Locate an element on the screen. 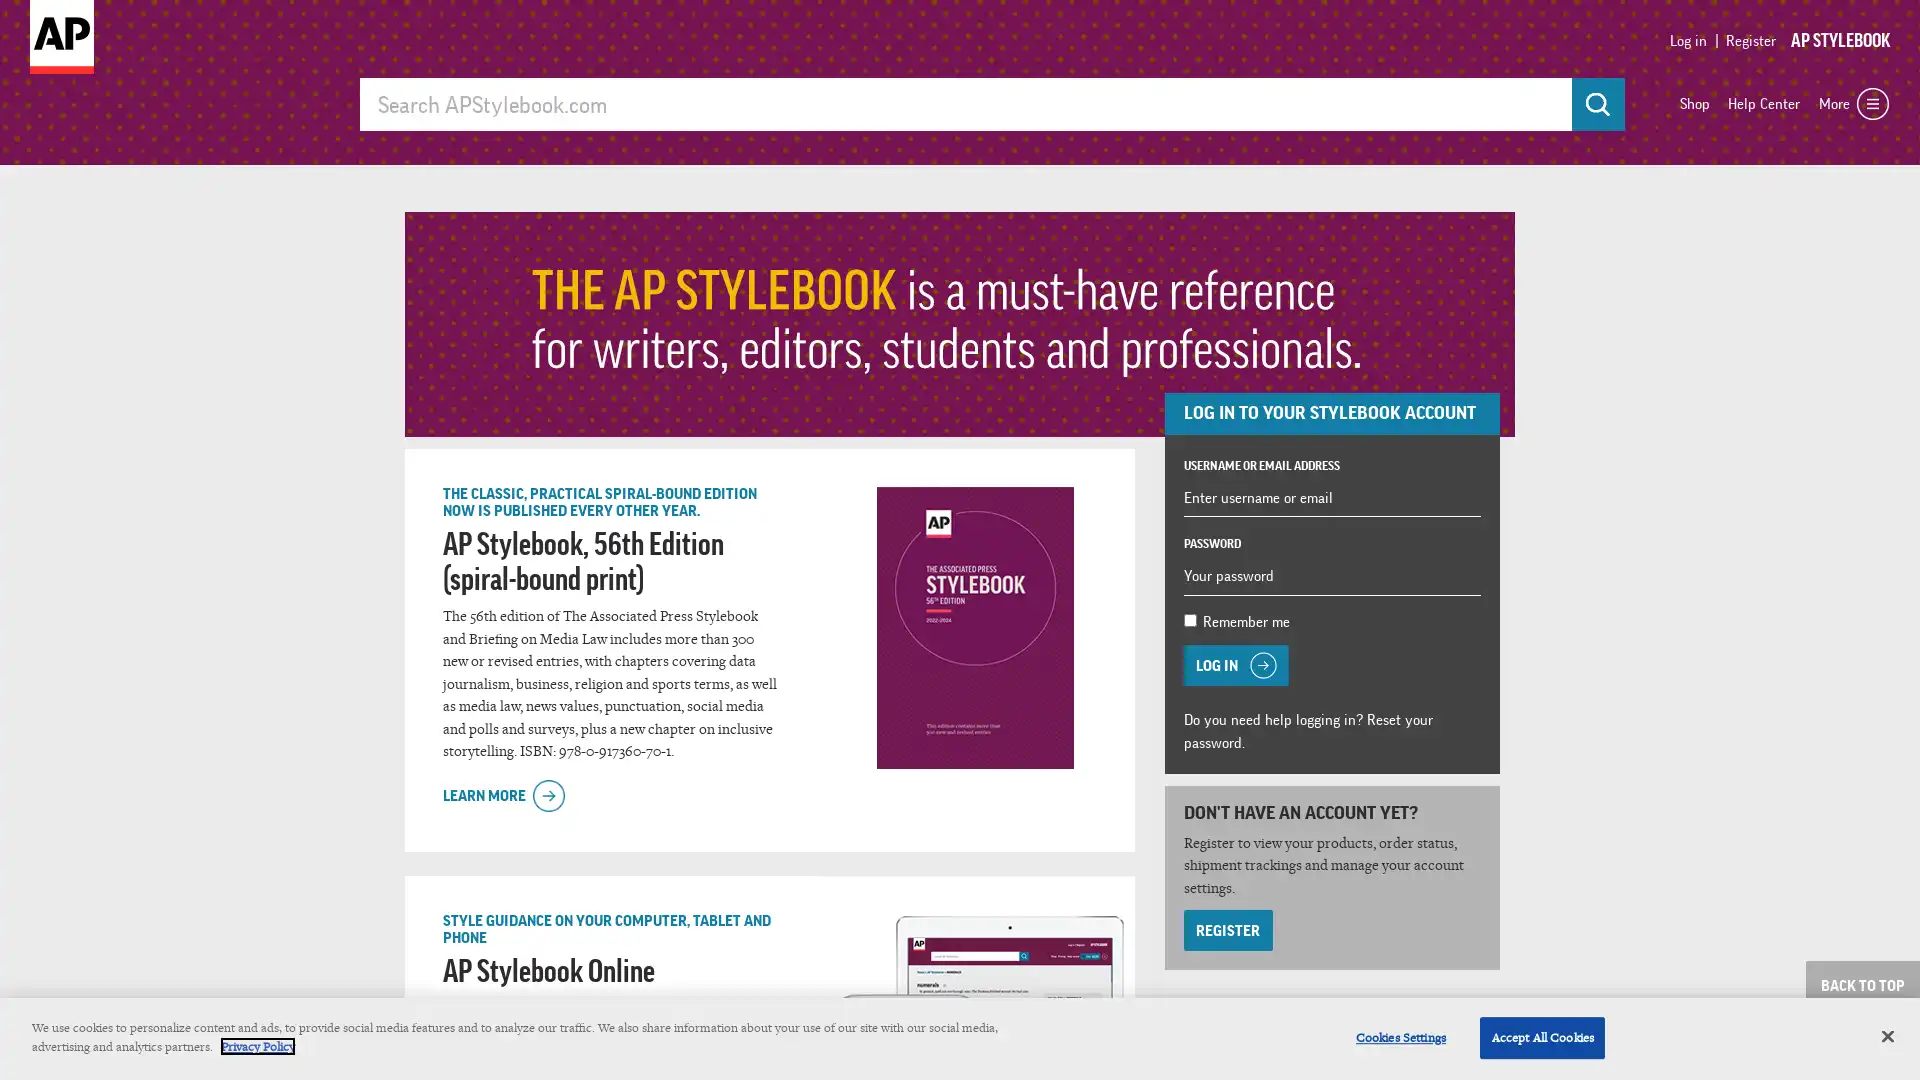 The image size is (1920, 1080). More is located at coordinates (1852, 103).